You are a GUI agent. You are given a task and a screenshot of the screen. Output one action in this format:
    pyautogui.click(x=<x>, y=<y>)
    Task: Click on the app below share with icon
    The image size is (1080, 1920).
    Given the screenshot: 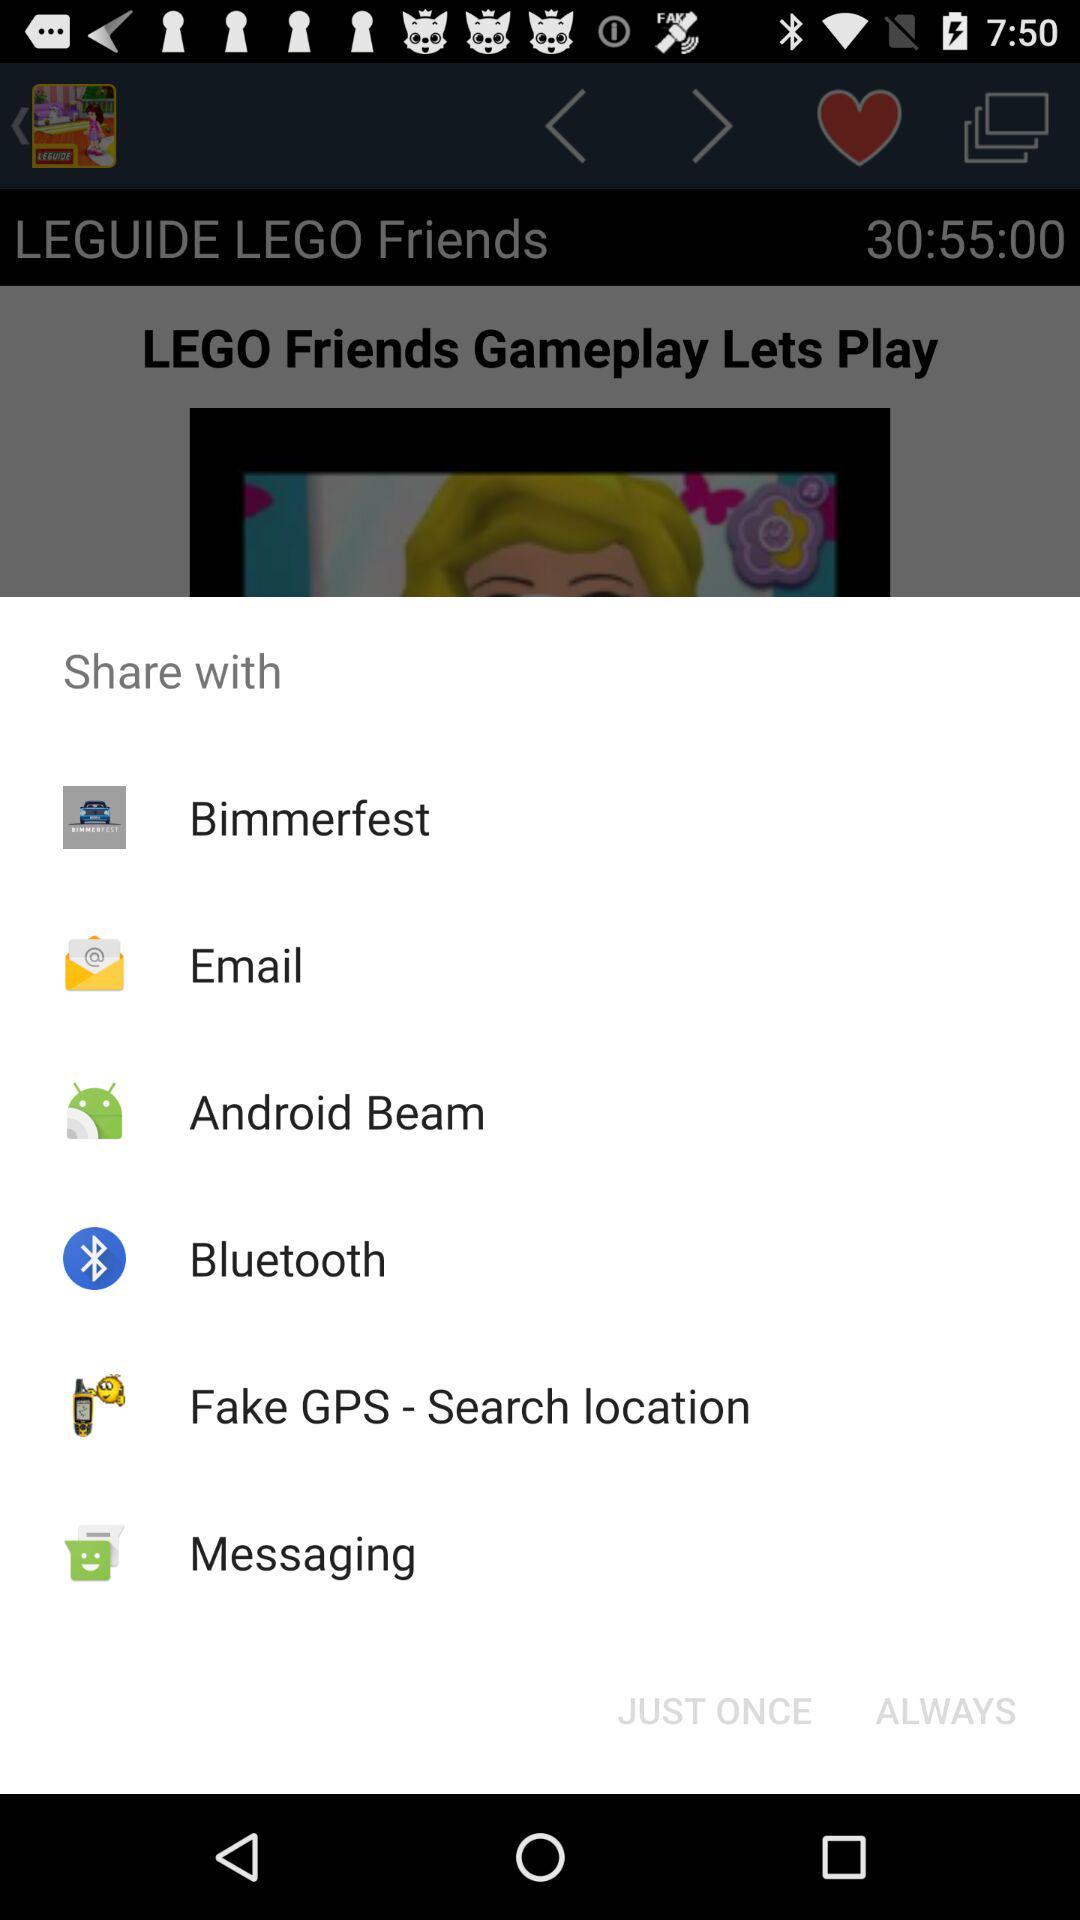 What is the action you would take?
    pyautogui.click(x=945, y=1708)
    